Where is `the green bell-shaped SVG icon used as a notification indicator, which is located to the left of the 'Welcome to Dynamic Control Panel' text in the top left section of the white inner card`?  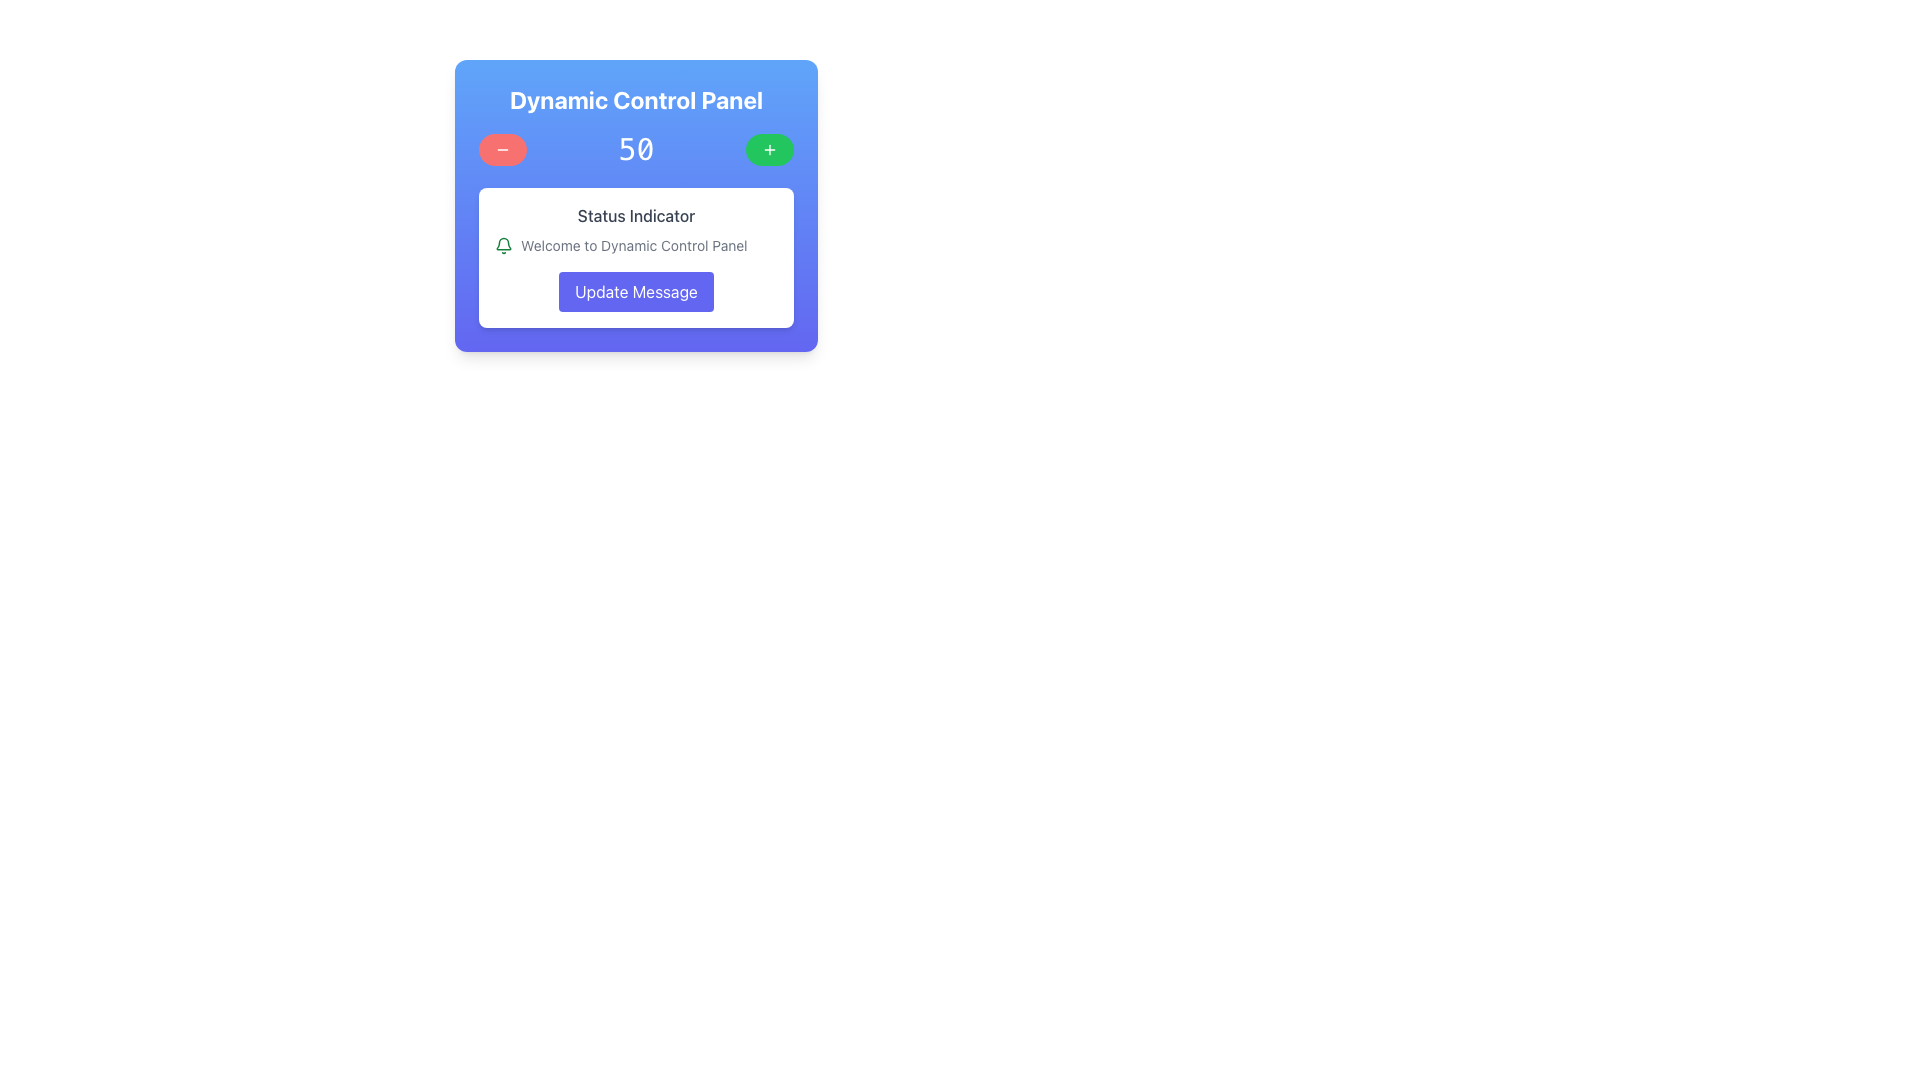 the green bell-shaped SVG icon used as a notification indicator, which is located to the left of the 'Welcome to Dynamic Control Panel' text in the top left section of the white inner card is located at coordinates (504, 245).